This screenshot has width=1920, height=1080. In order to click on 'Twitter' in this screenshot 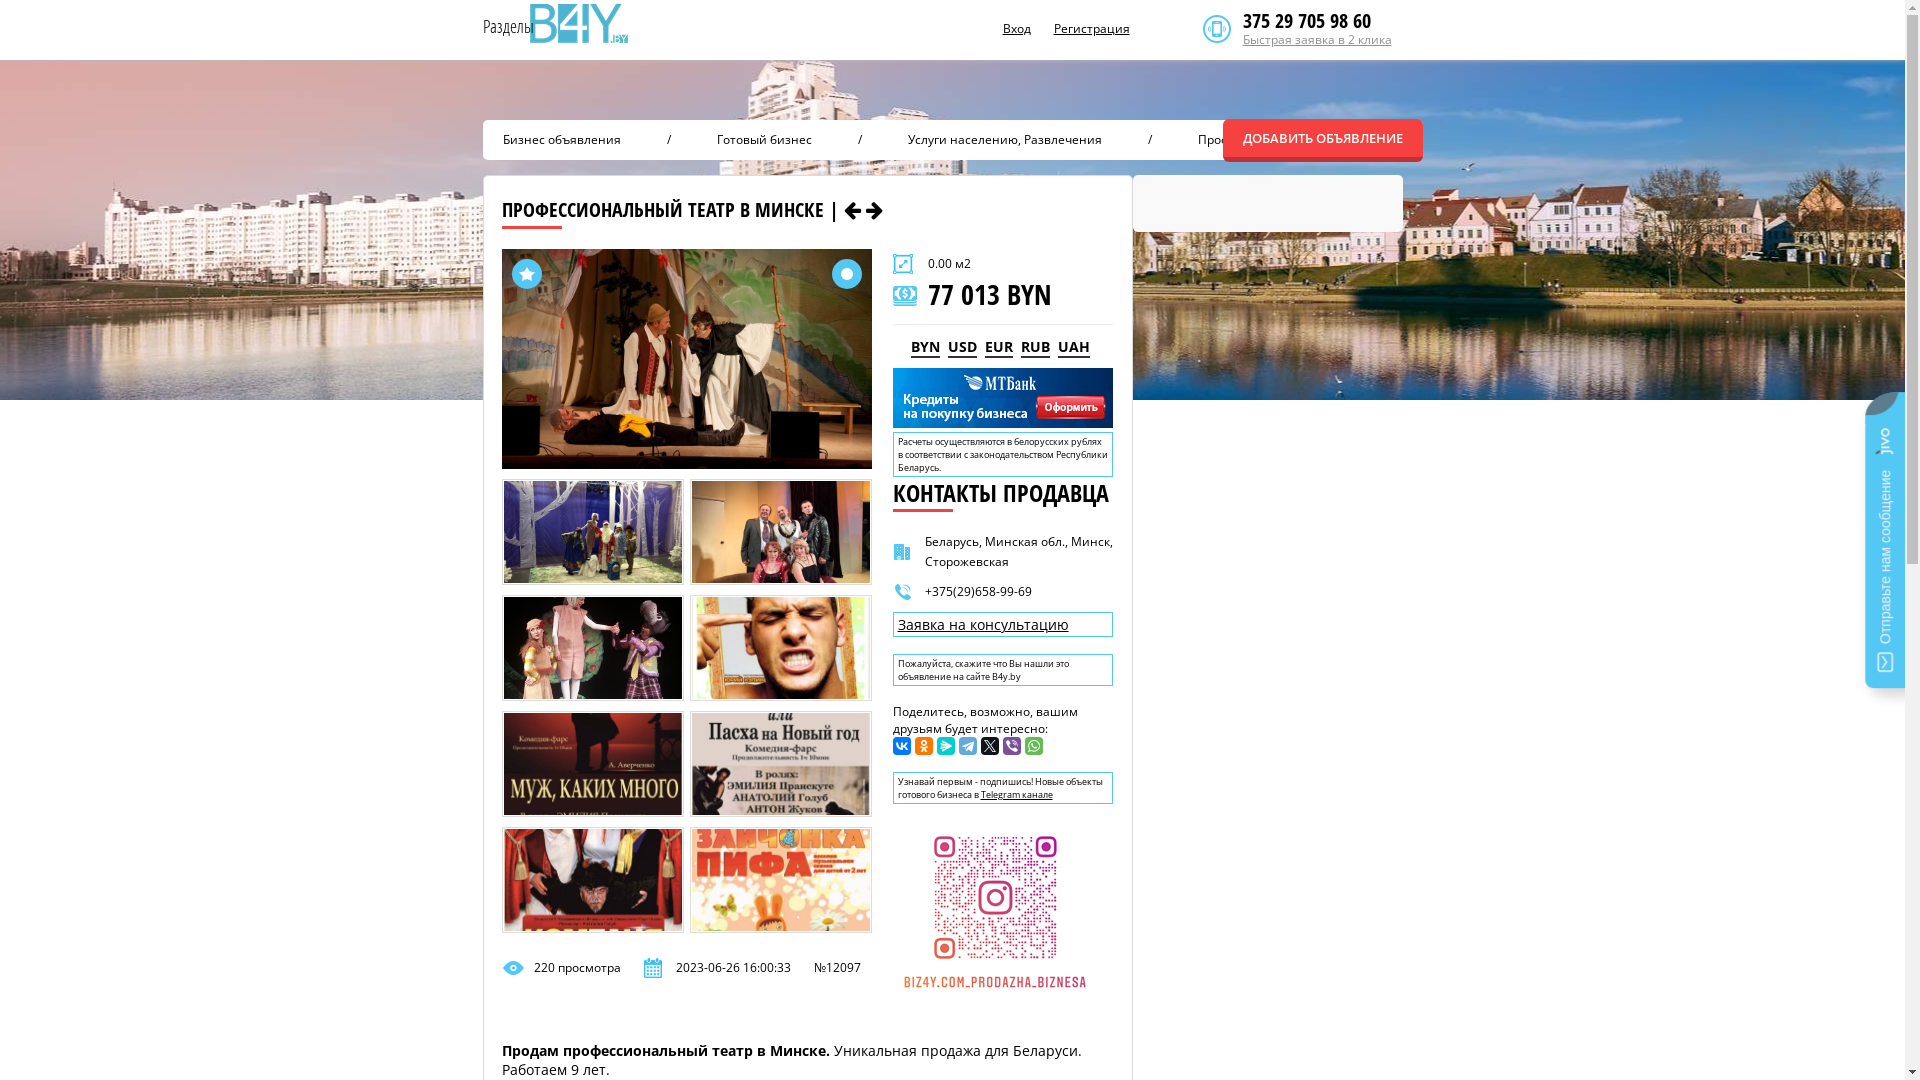, I will do `click(988, 745)`.